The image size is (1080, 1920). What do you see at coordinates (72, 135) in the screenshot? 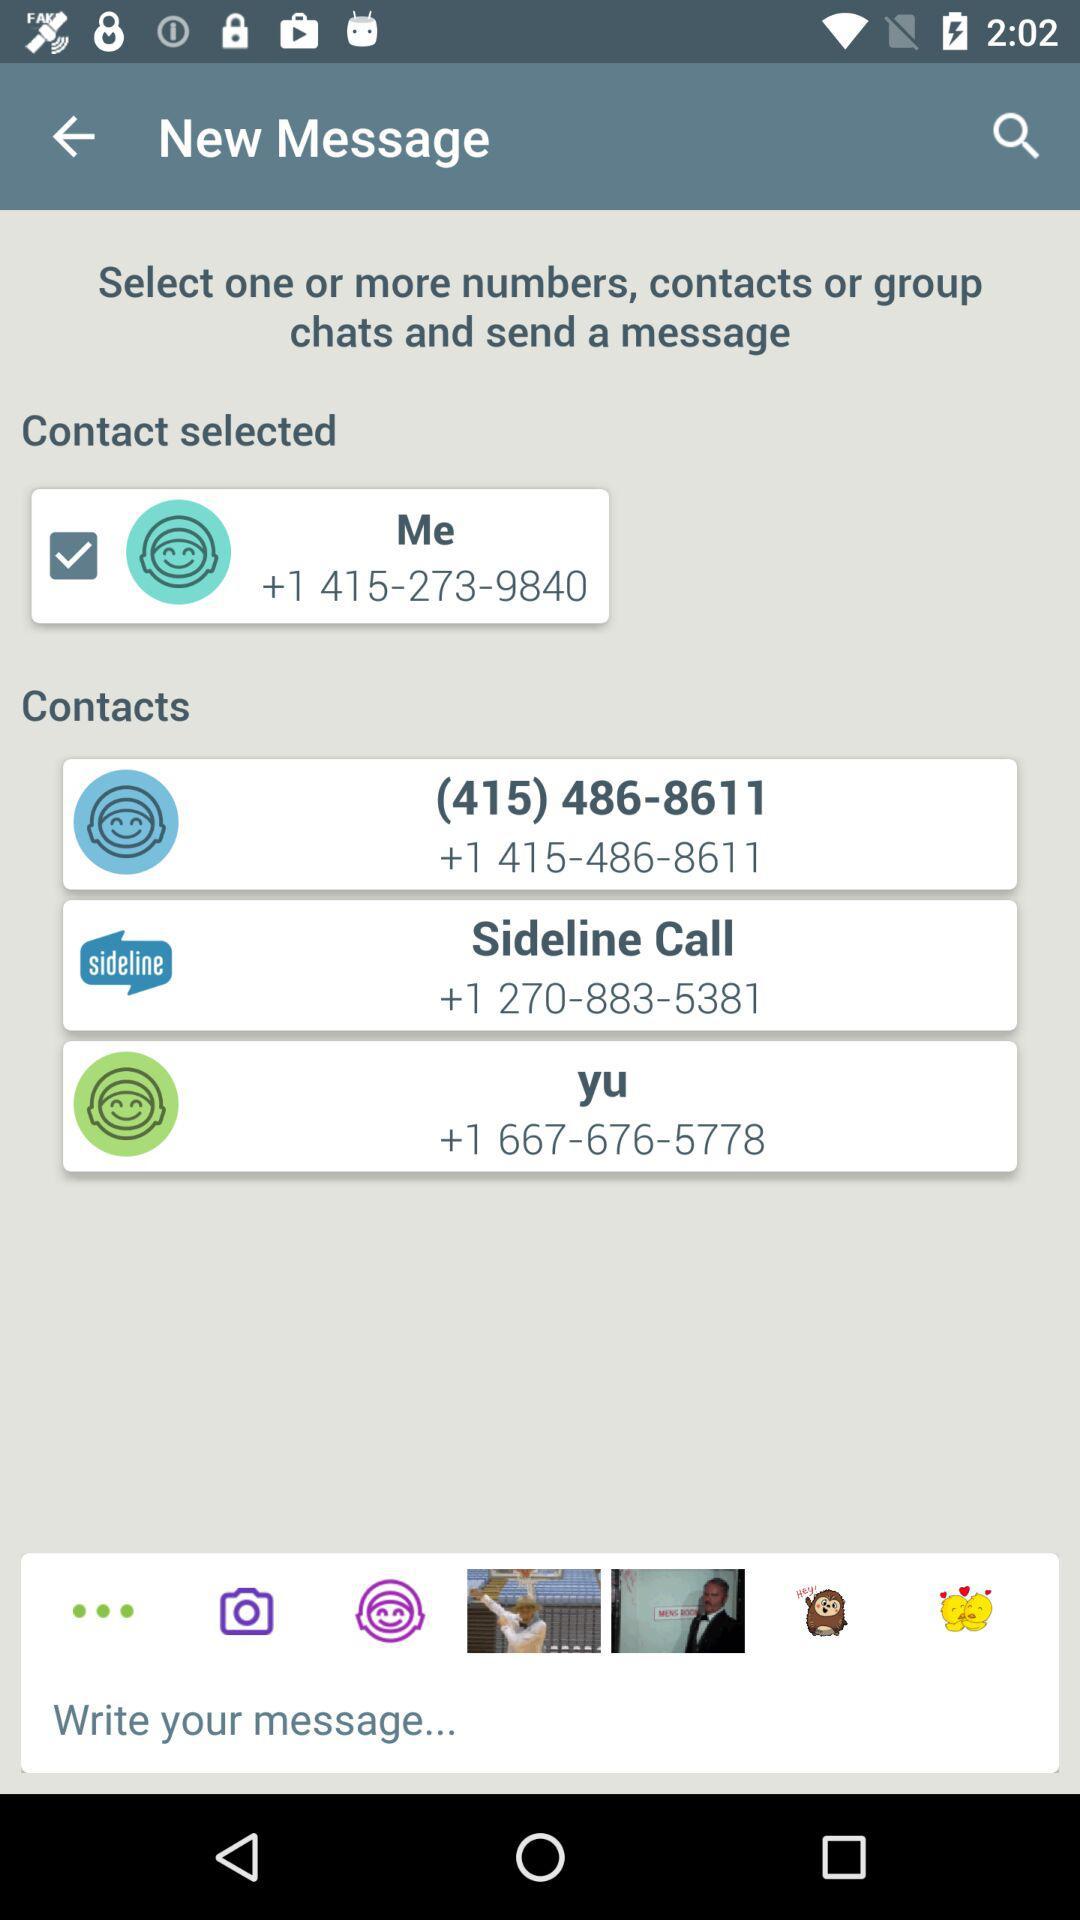
I see `the icon above the select one or item` at bounding box center [72, 135].